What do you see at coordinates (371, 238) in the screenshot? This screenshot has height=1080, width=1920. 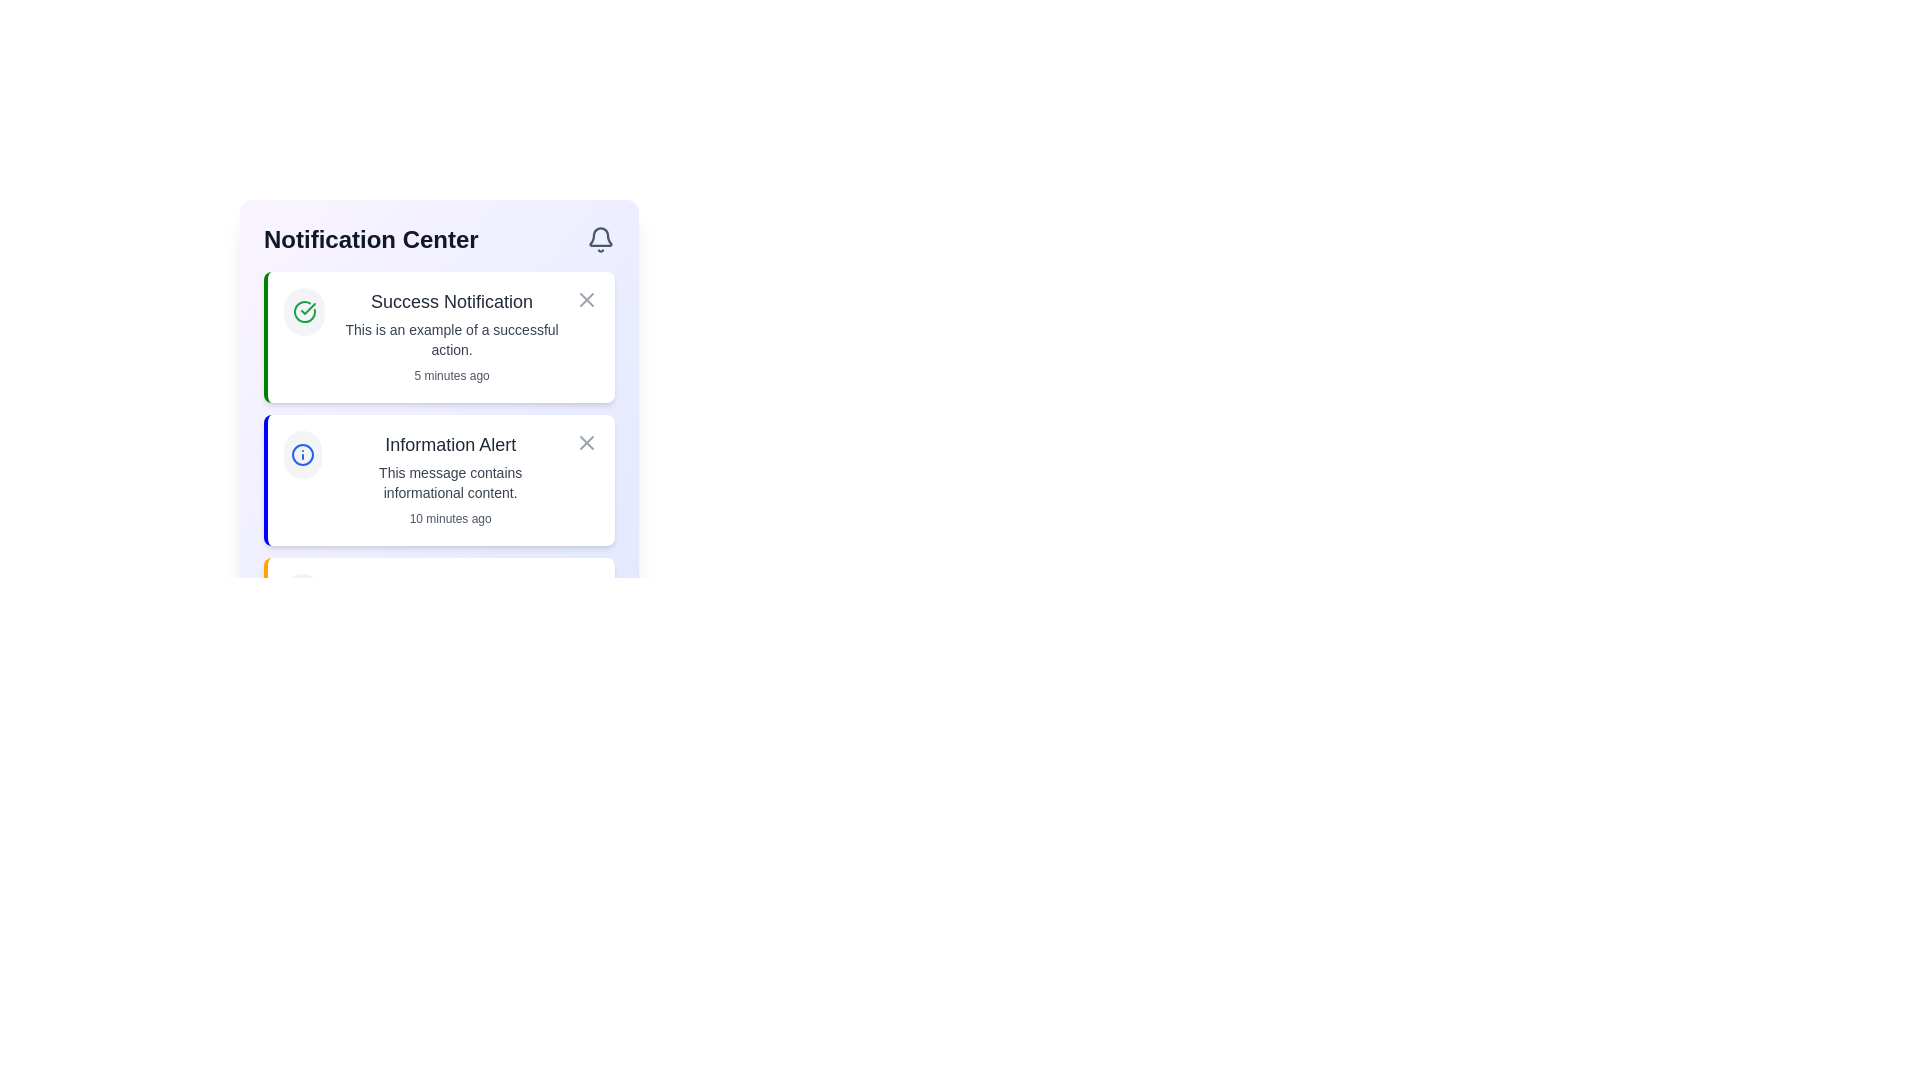 I see `the Text-based heading of the Notification Center, which is positioned at the top-left of the interface and aligned to the left of the bell icon` at bounding box center [371, 238].